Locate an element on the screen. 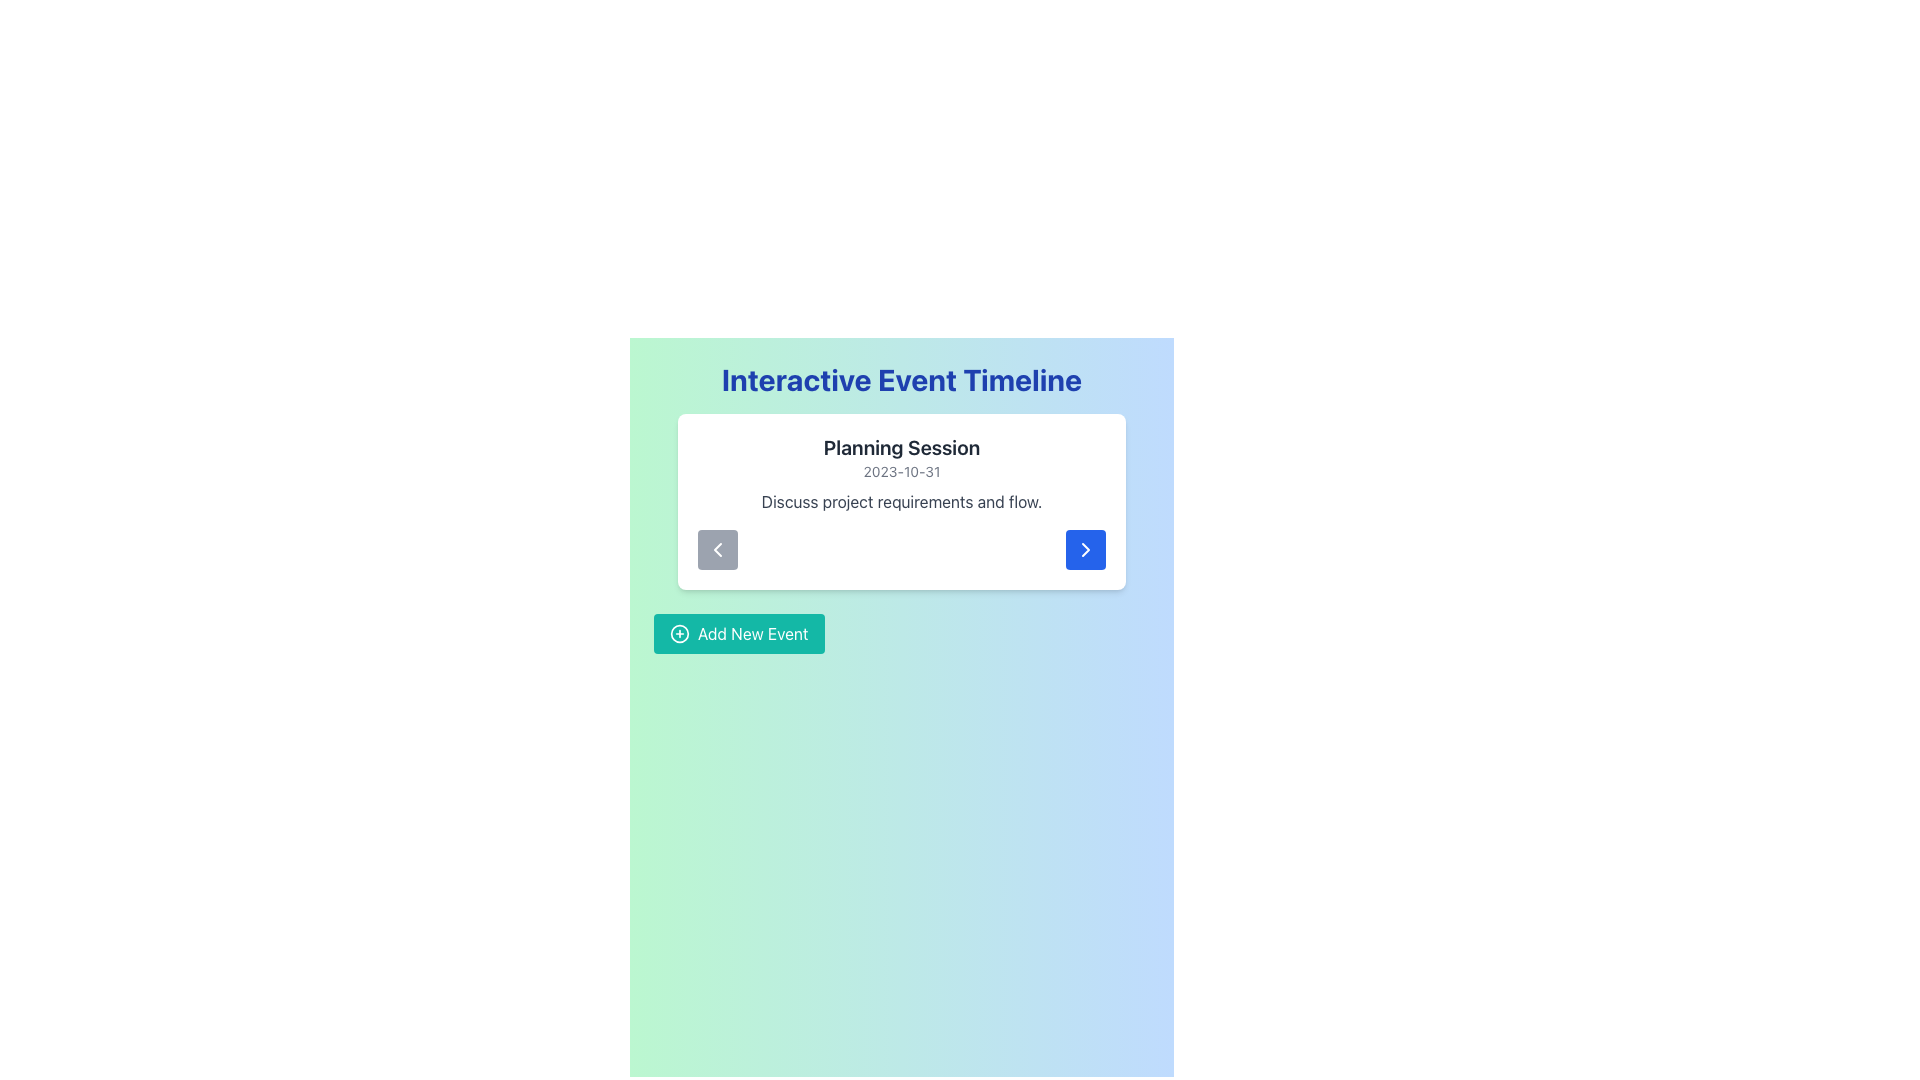  the Text Label that displays the date associated with the planning session, which is centrally aligned below the session title 'Planning Session' is located at coordinates (901, 471).